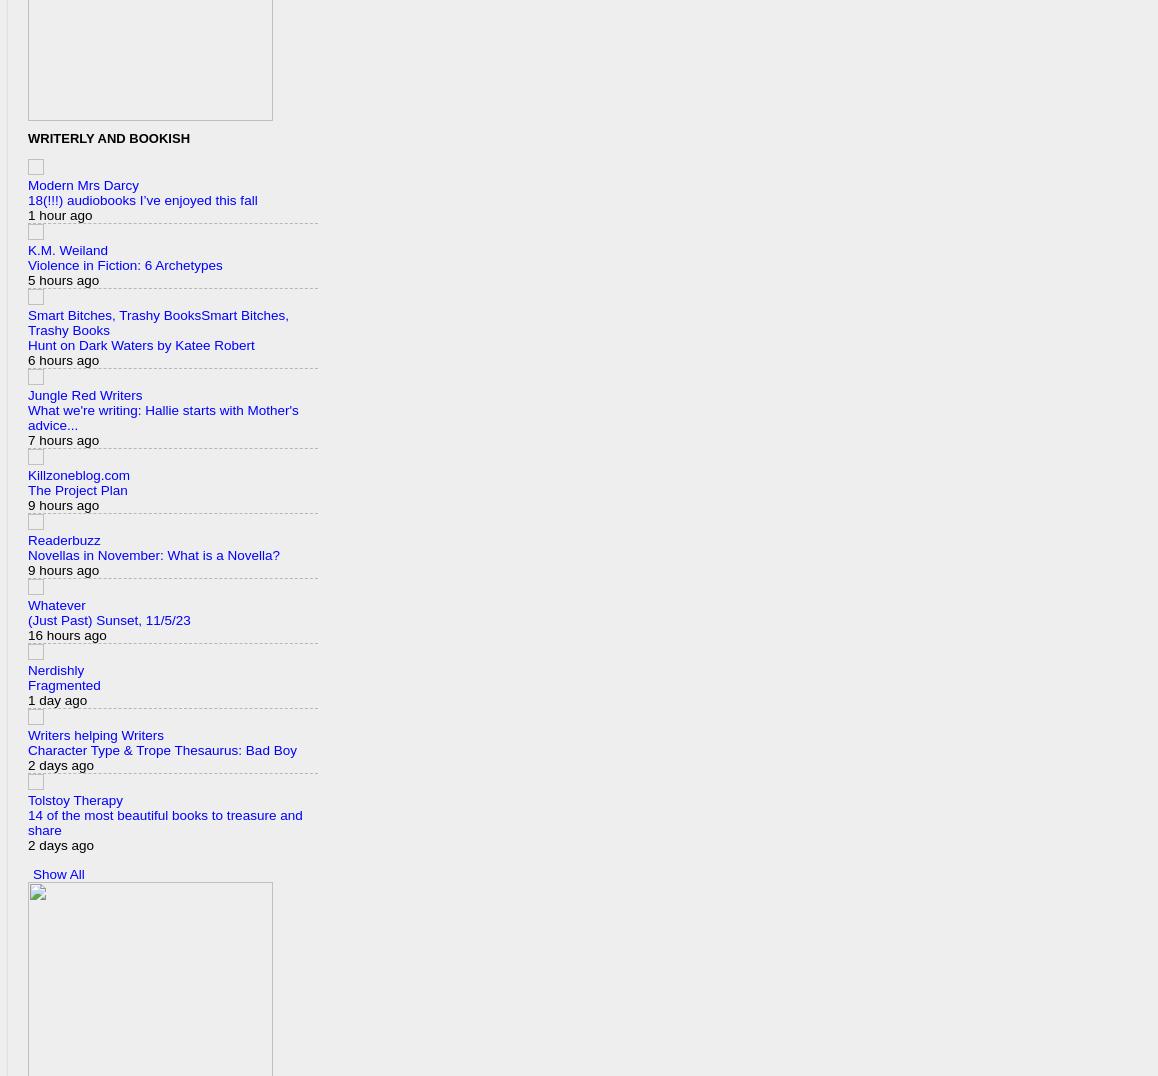  I want to click on 'Readerbuzz', so click(27, 539).